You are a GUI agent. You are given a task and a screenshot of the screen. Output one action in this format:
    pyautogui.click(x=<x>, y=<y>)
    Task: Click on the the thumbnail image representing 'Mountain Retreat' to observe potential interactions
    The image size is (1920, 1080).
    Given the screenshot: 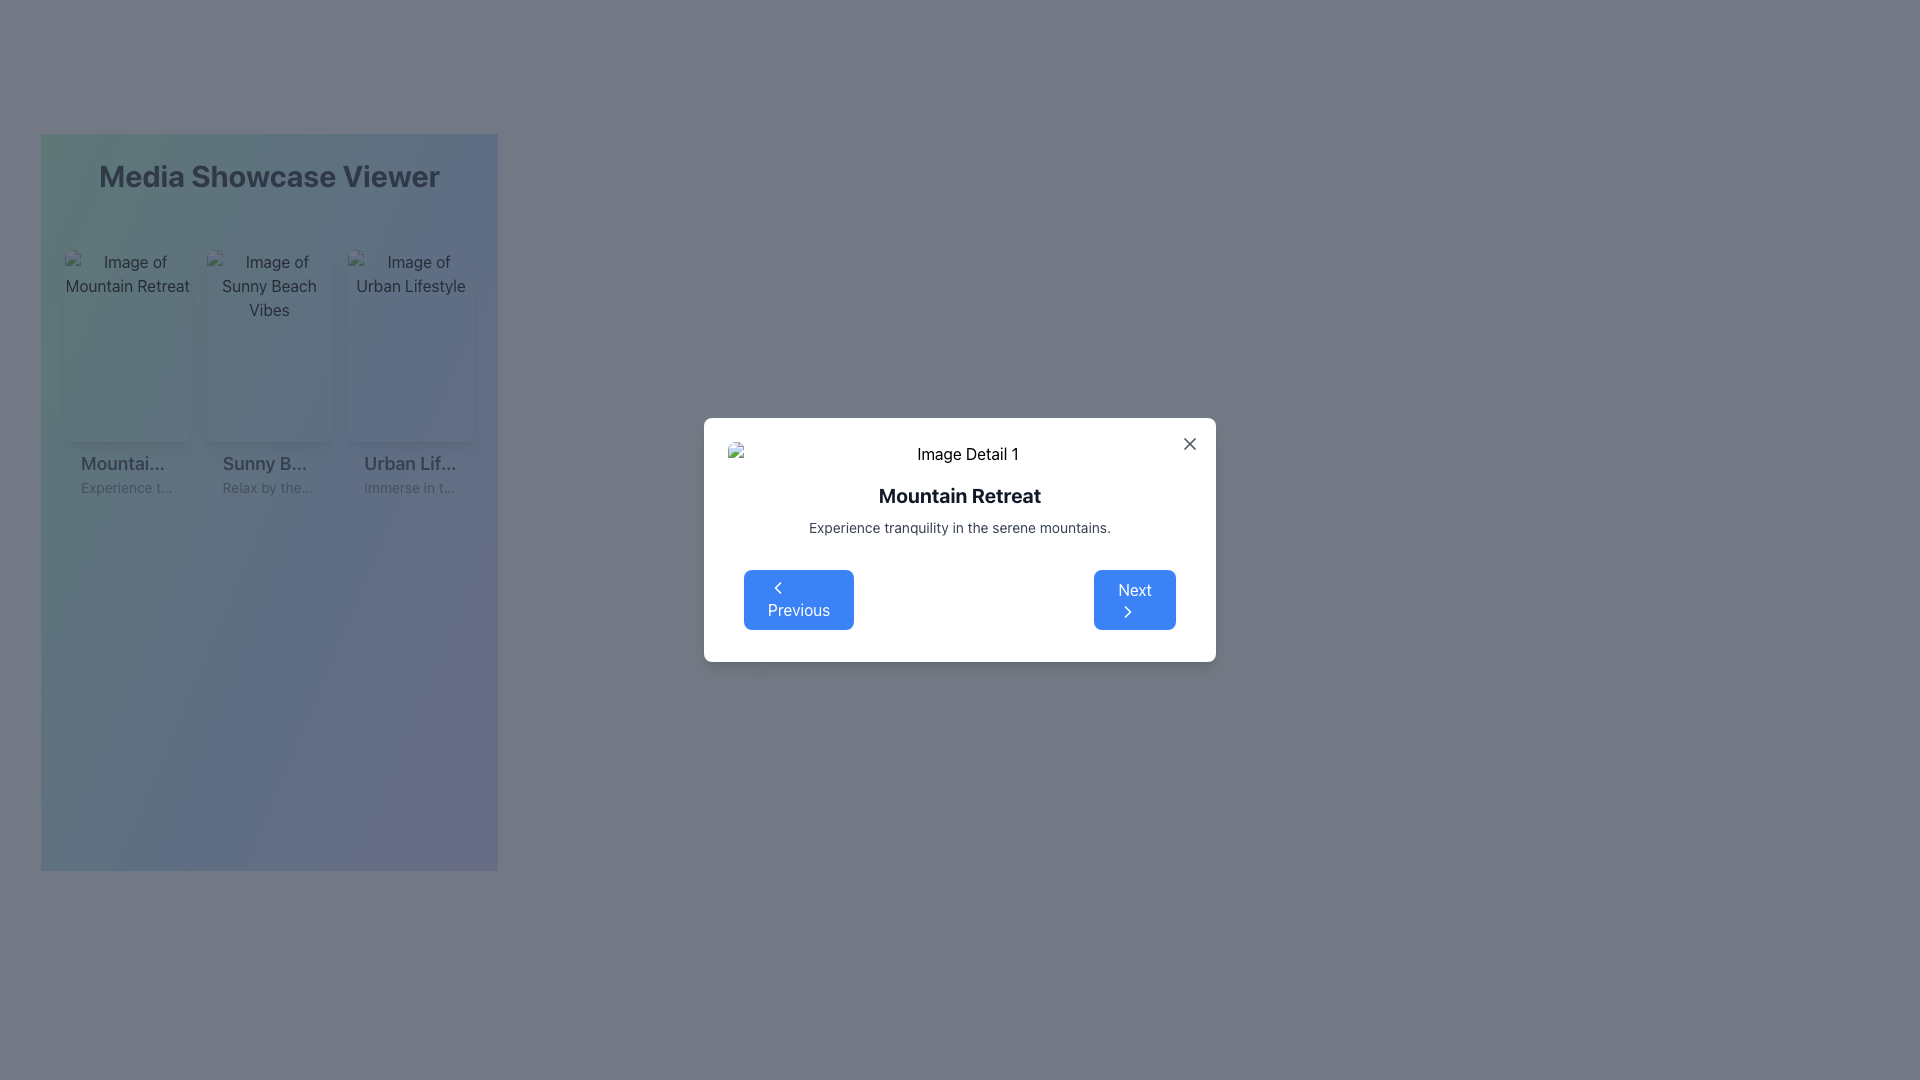 What is the action you would take?
    pyautogui.click(x=126, y=345)
    